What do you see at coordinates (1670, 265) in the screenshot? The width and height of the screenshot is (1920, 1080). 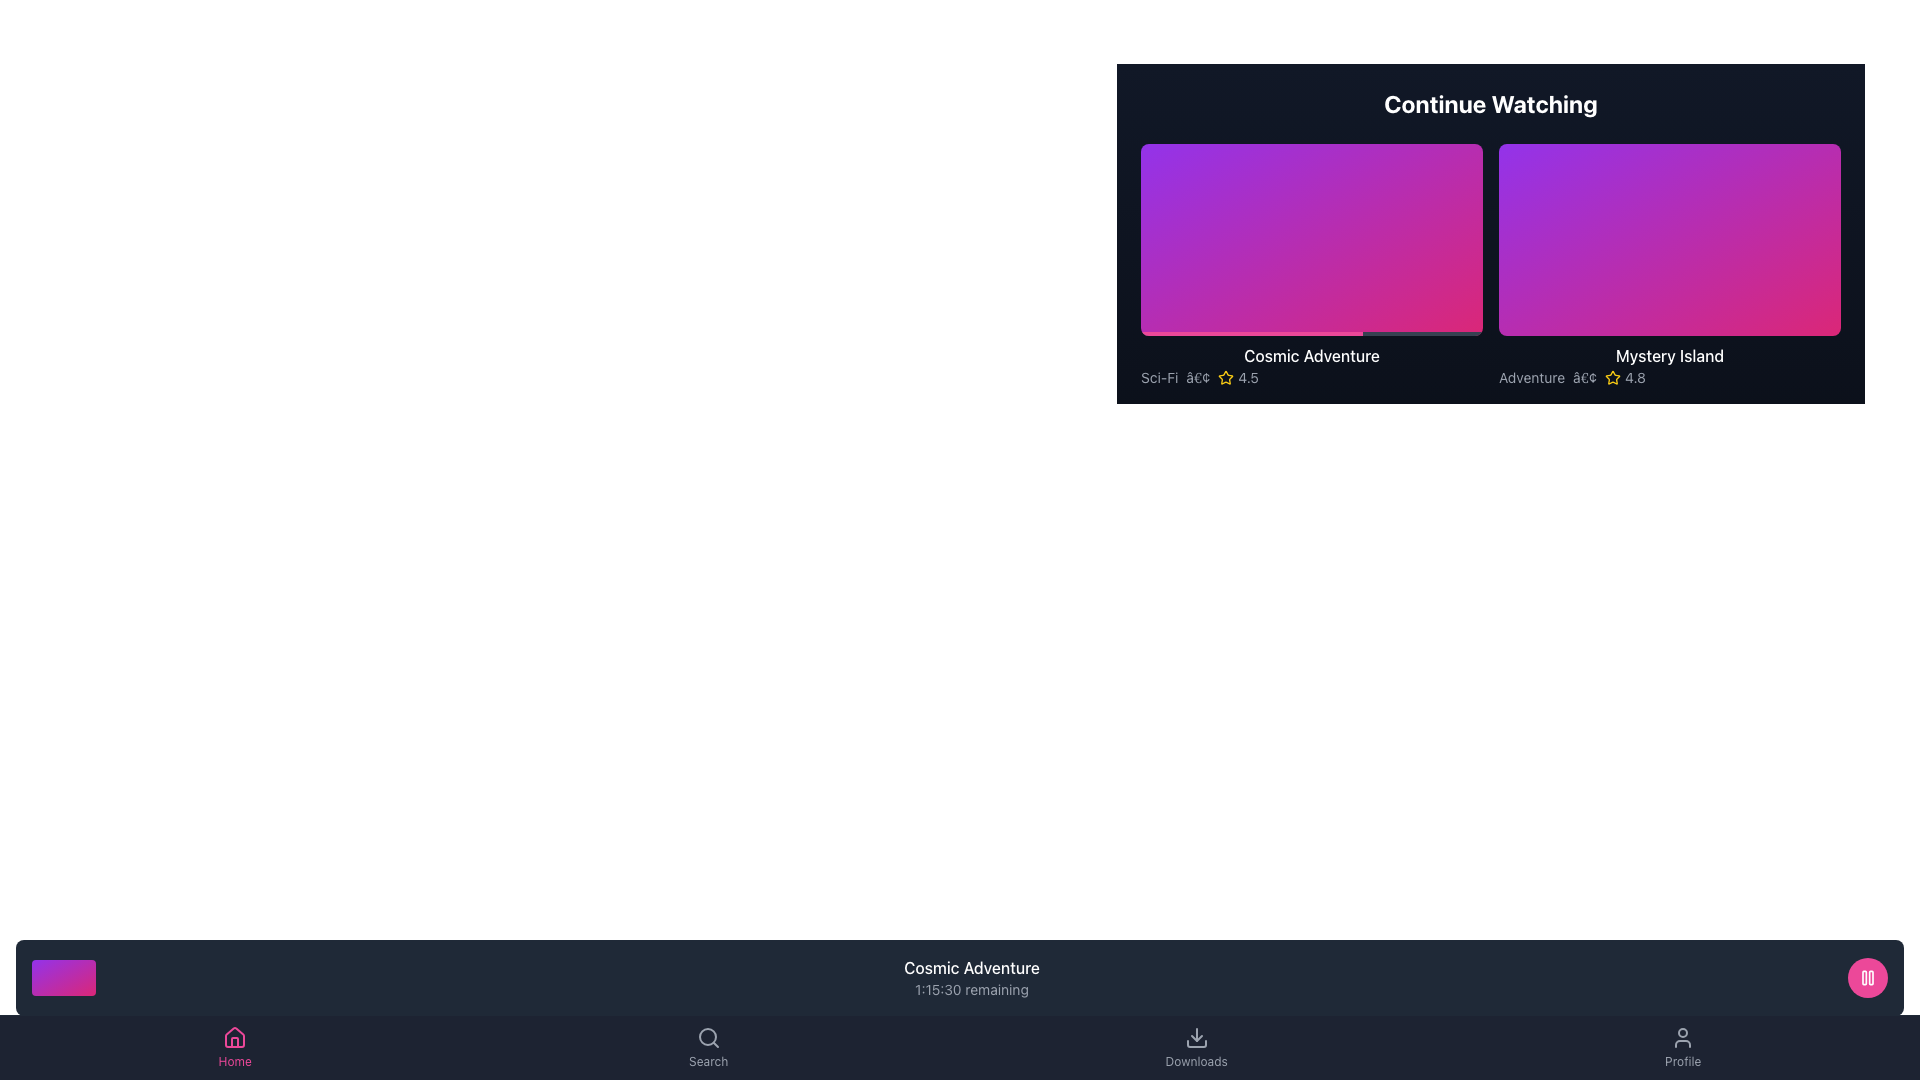 I see `the second Card UI component in the 'Continue Watching' list` at bounding box center [1670, 265].